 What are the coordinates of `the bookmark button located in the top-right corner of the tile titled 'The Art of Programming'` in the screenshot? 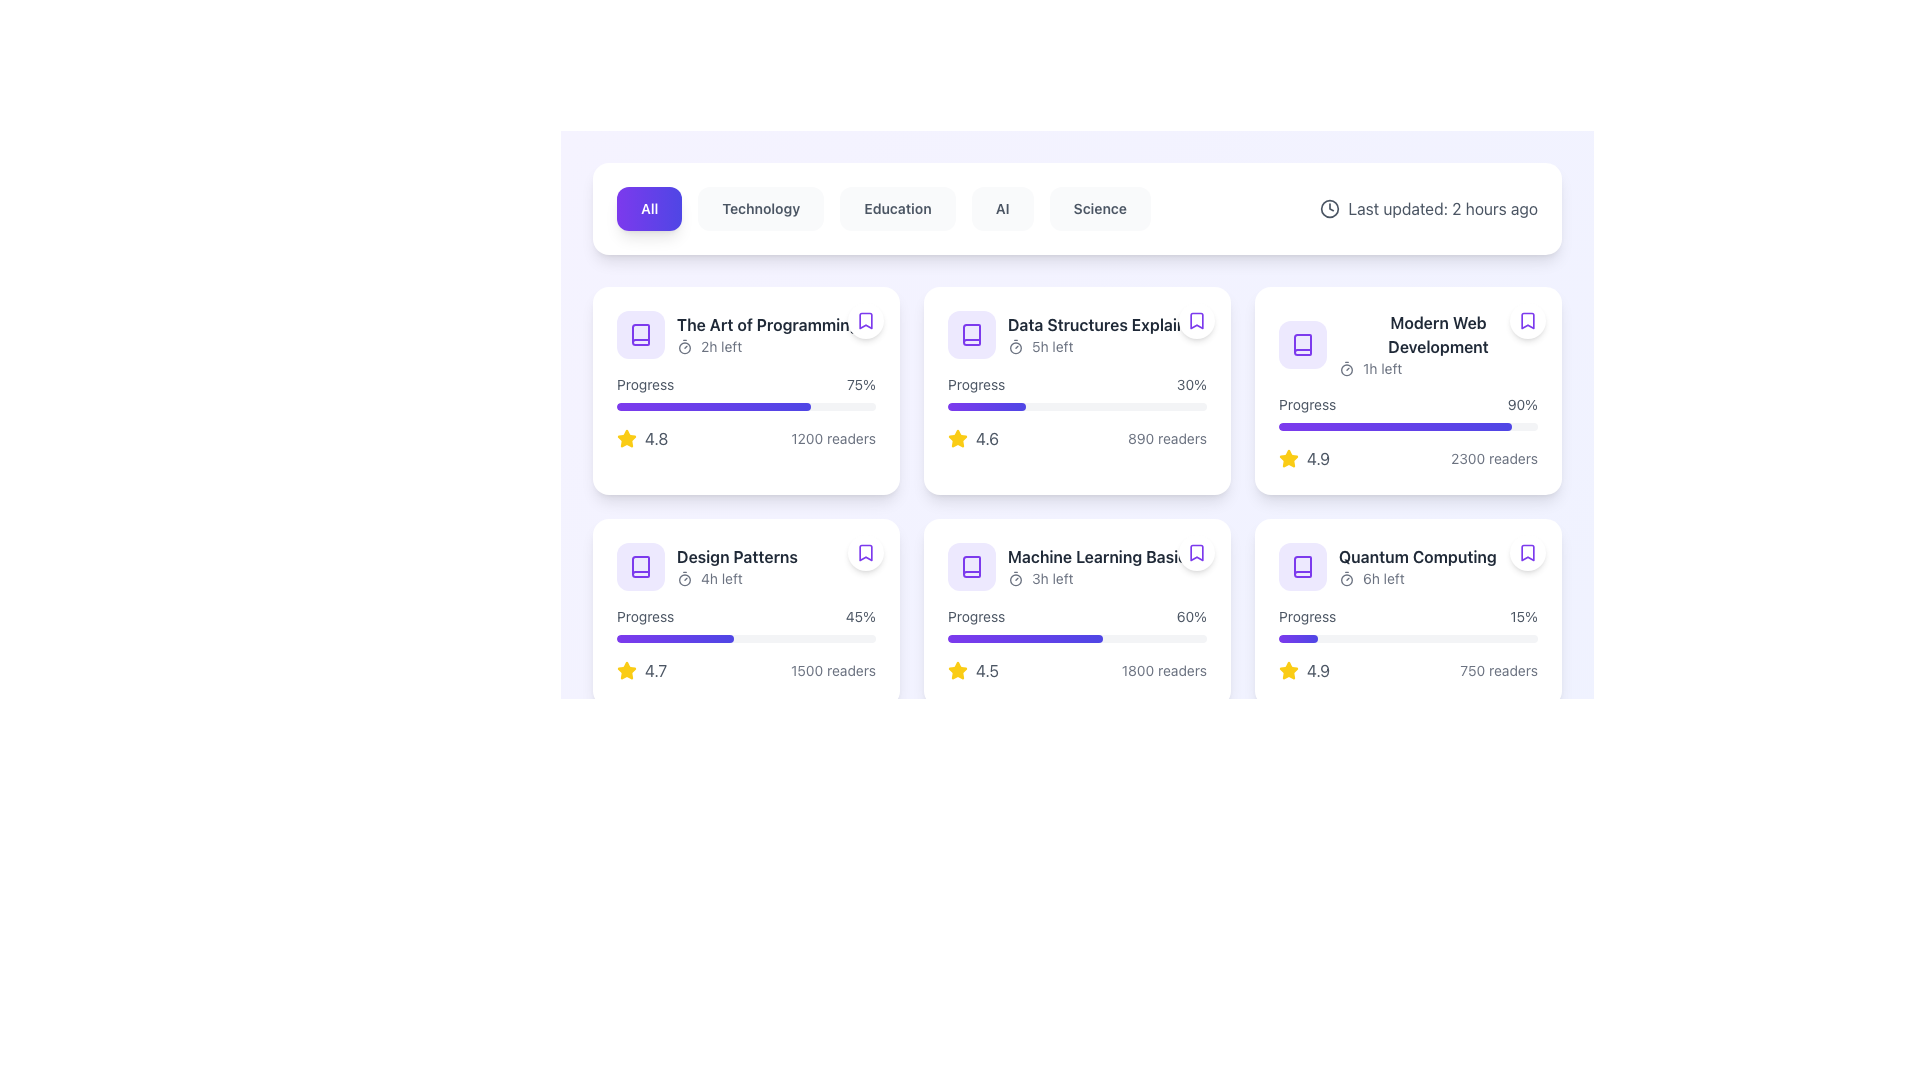 It's located at (865, 319).